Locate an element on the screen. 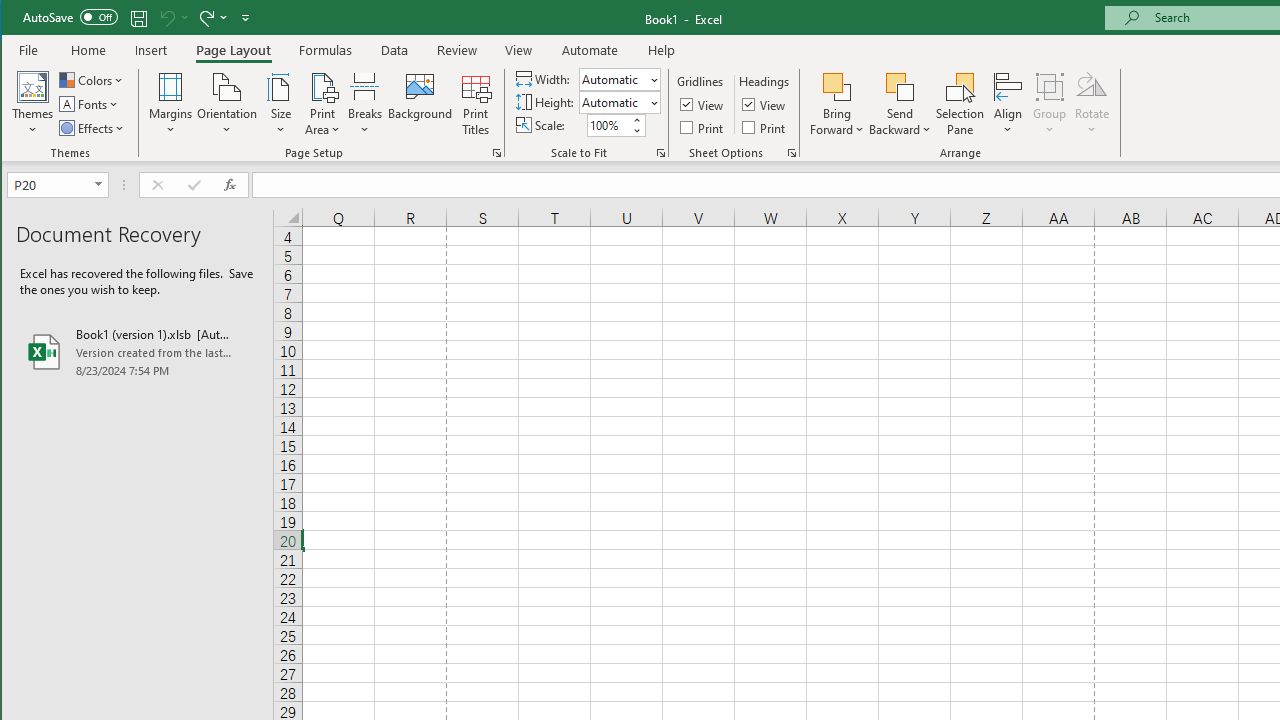 The width and height of the screenshot is (1280, 720). 'Quick Access Toolbar' is located at coordinates (137, 18).